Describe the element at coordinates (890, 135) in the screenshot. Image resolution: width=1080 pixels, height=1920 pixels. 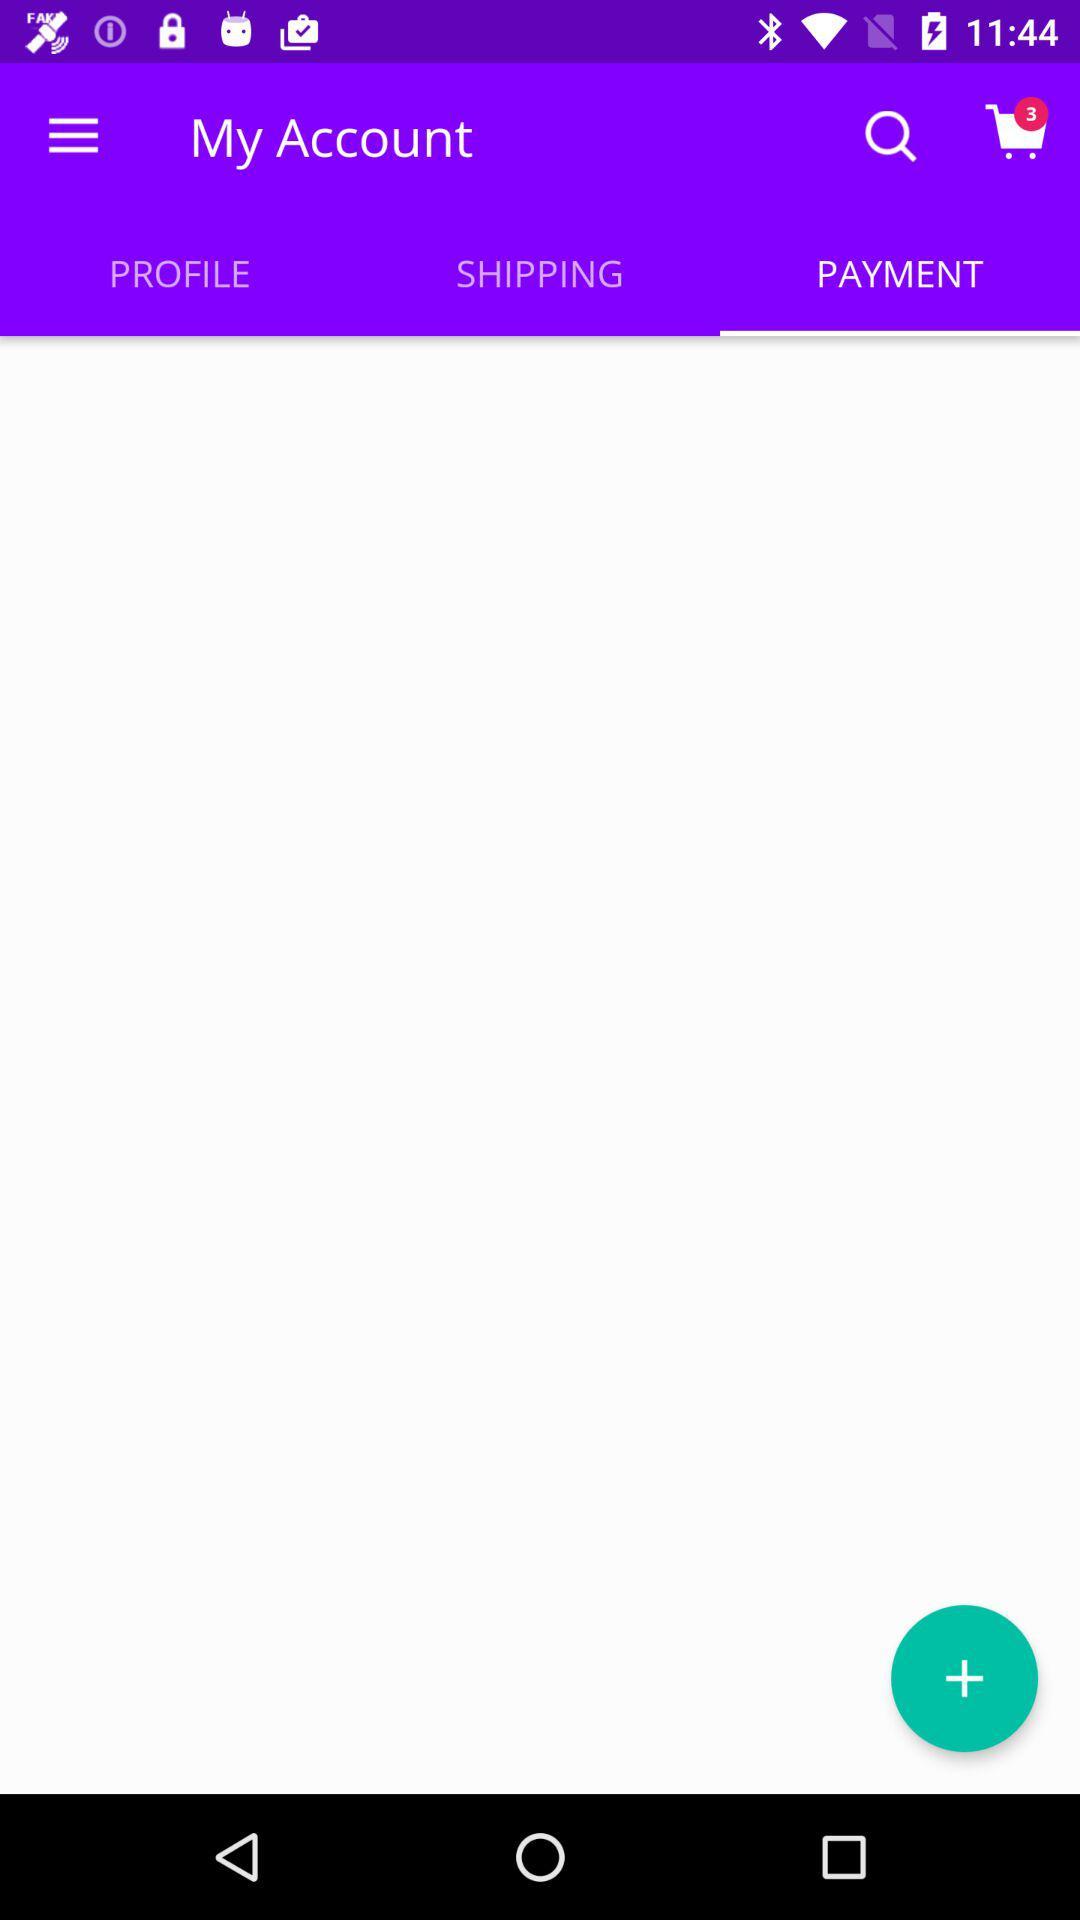
I see `the search option` at that location.